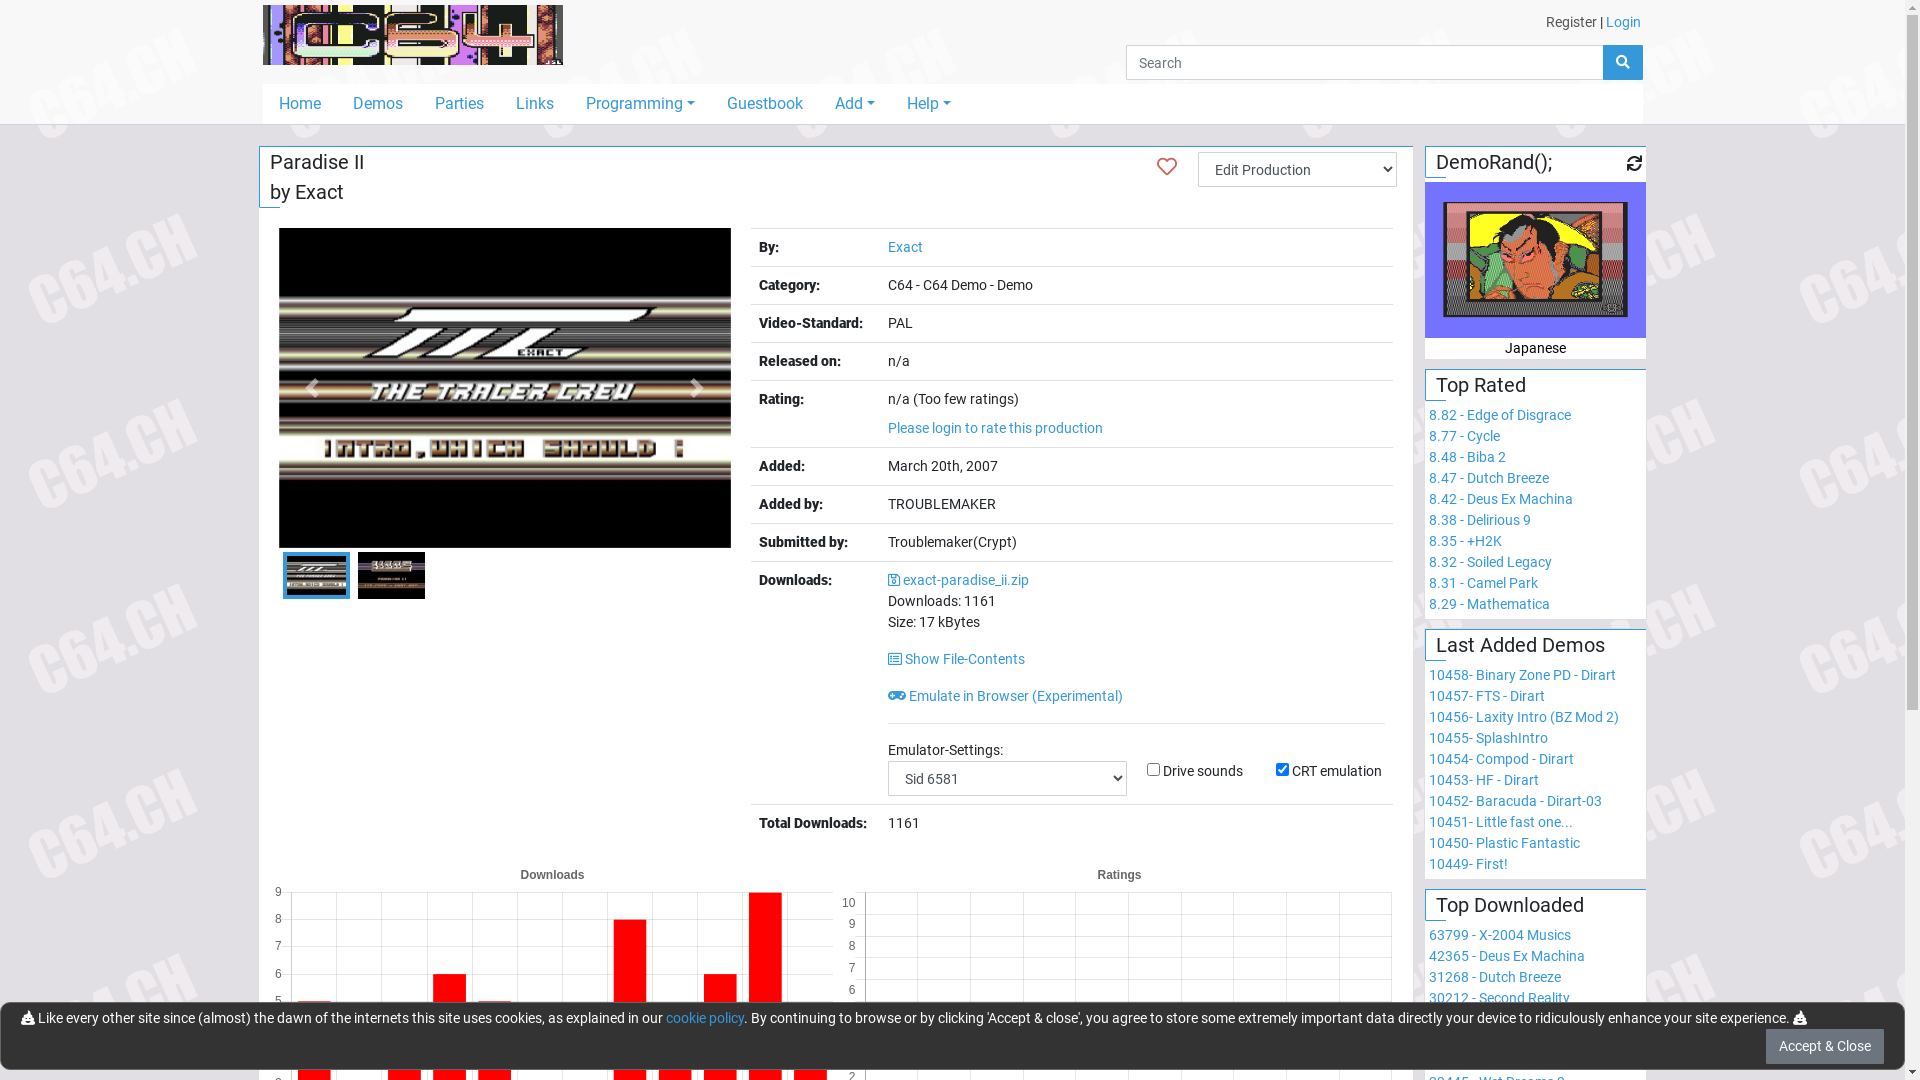  I want to click on '8.48 - Biba 2', so click(1467, 456).